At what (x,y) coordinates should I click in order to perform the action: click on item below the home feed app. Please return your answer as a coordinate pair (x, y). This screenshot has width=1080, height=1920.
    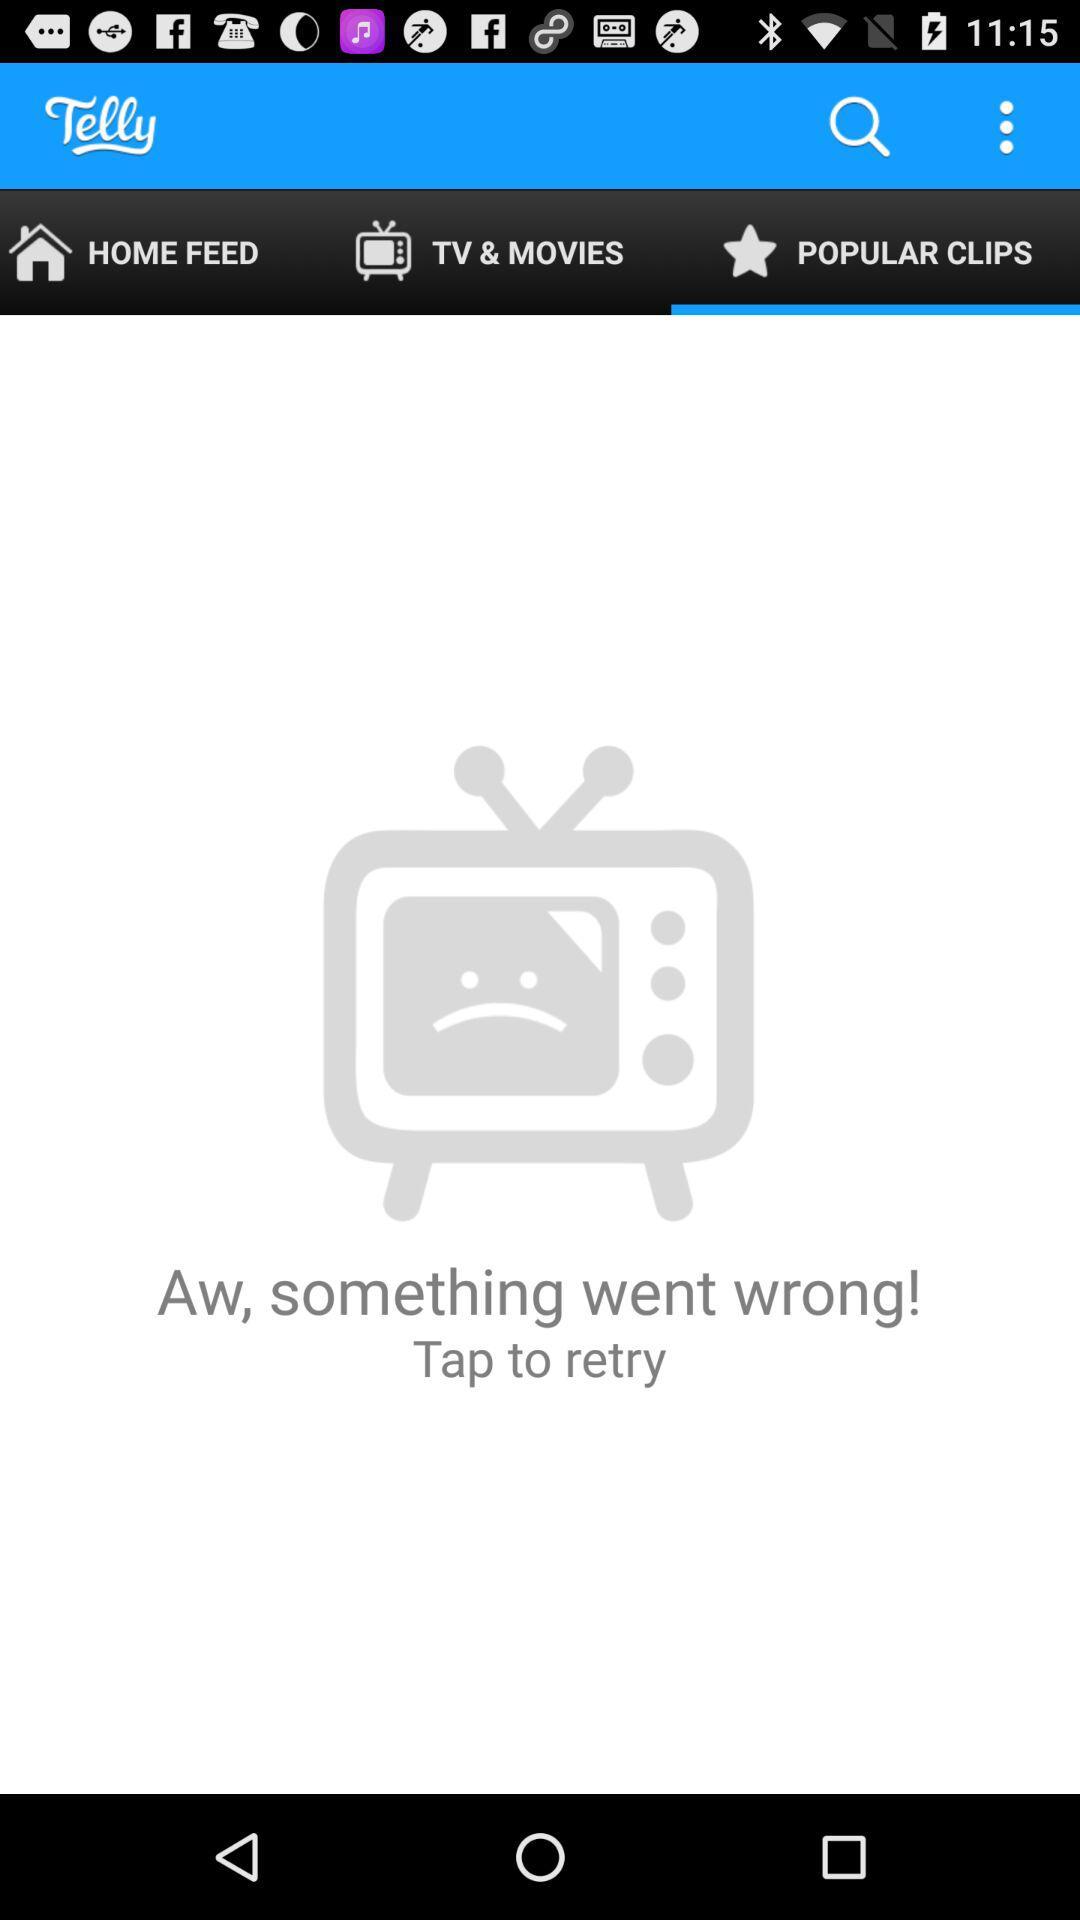
    Looking at the image, I should click on (538, 1053).